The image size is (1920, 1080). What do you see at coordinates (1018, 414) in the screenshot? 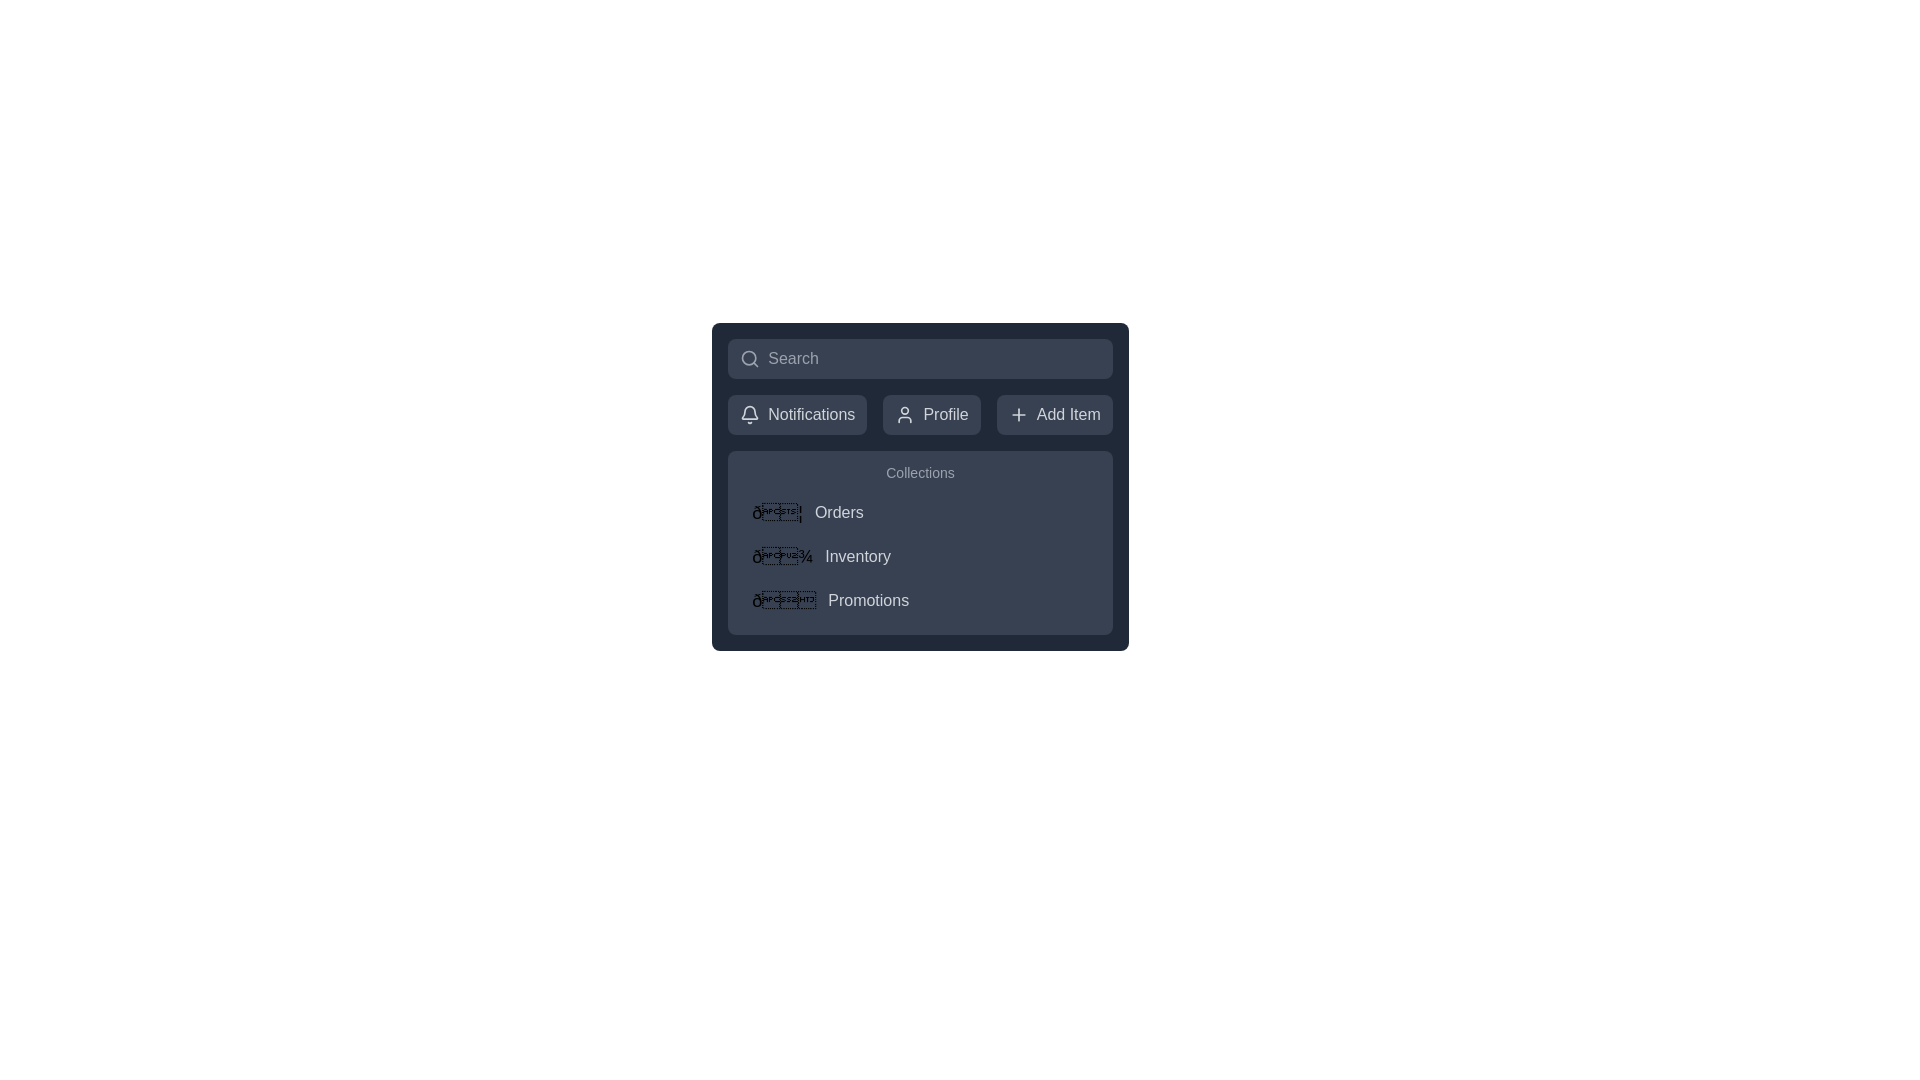
I see `the plus-shaped icon within the 'Add Item' button` at bounding box center [1018, 414].